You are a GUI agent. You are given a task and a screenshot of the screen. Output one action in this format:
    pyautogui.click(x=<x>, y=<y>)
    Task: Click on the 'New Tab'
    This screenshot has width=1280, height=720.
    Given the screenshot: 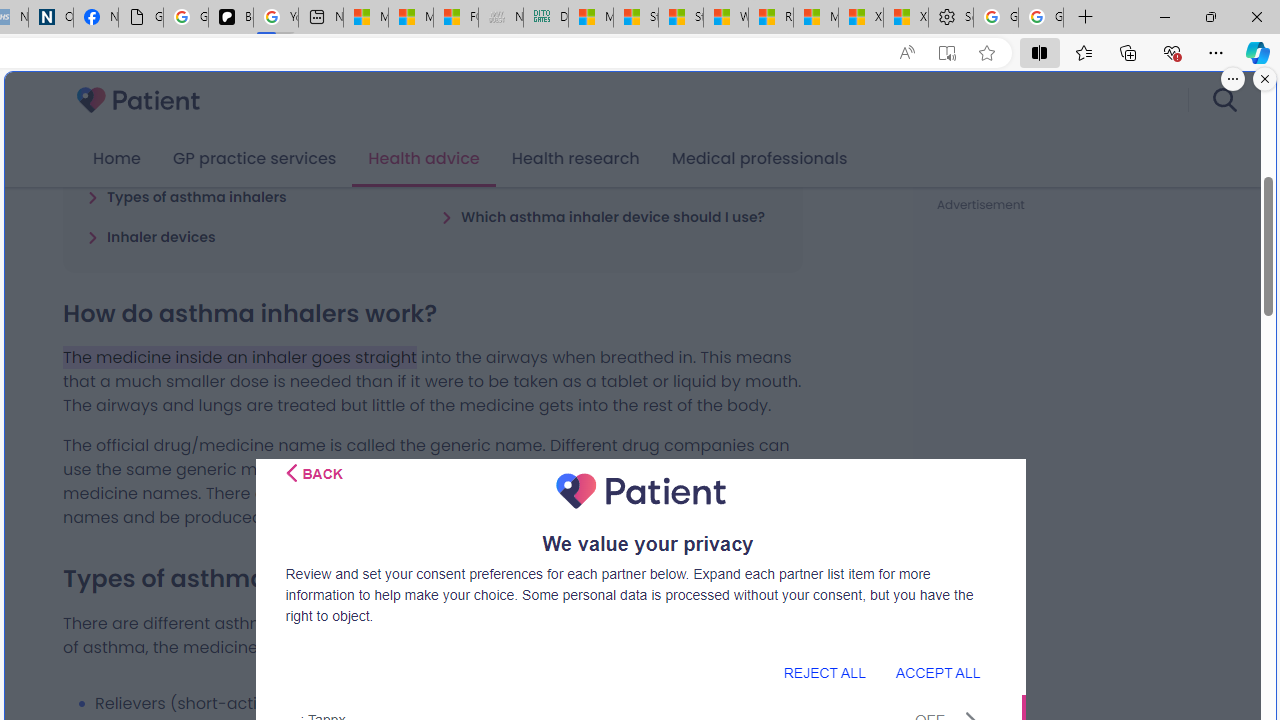 What is the action you would take?
    pyautogui.click(x=1085, y=17)
    